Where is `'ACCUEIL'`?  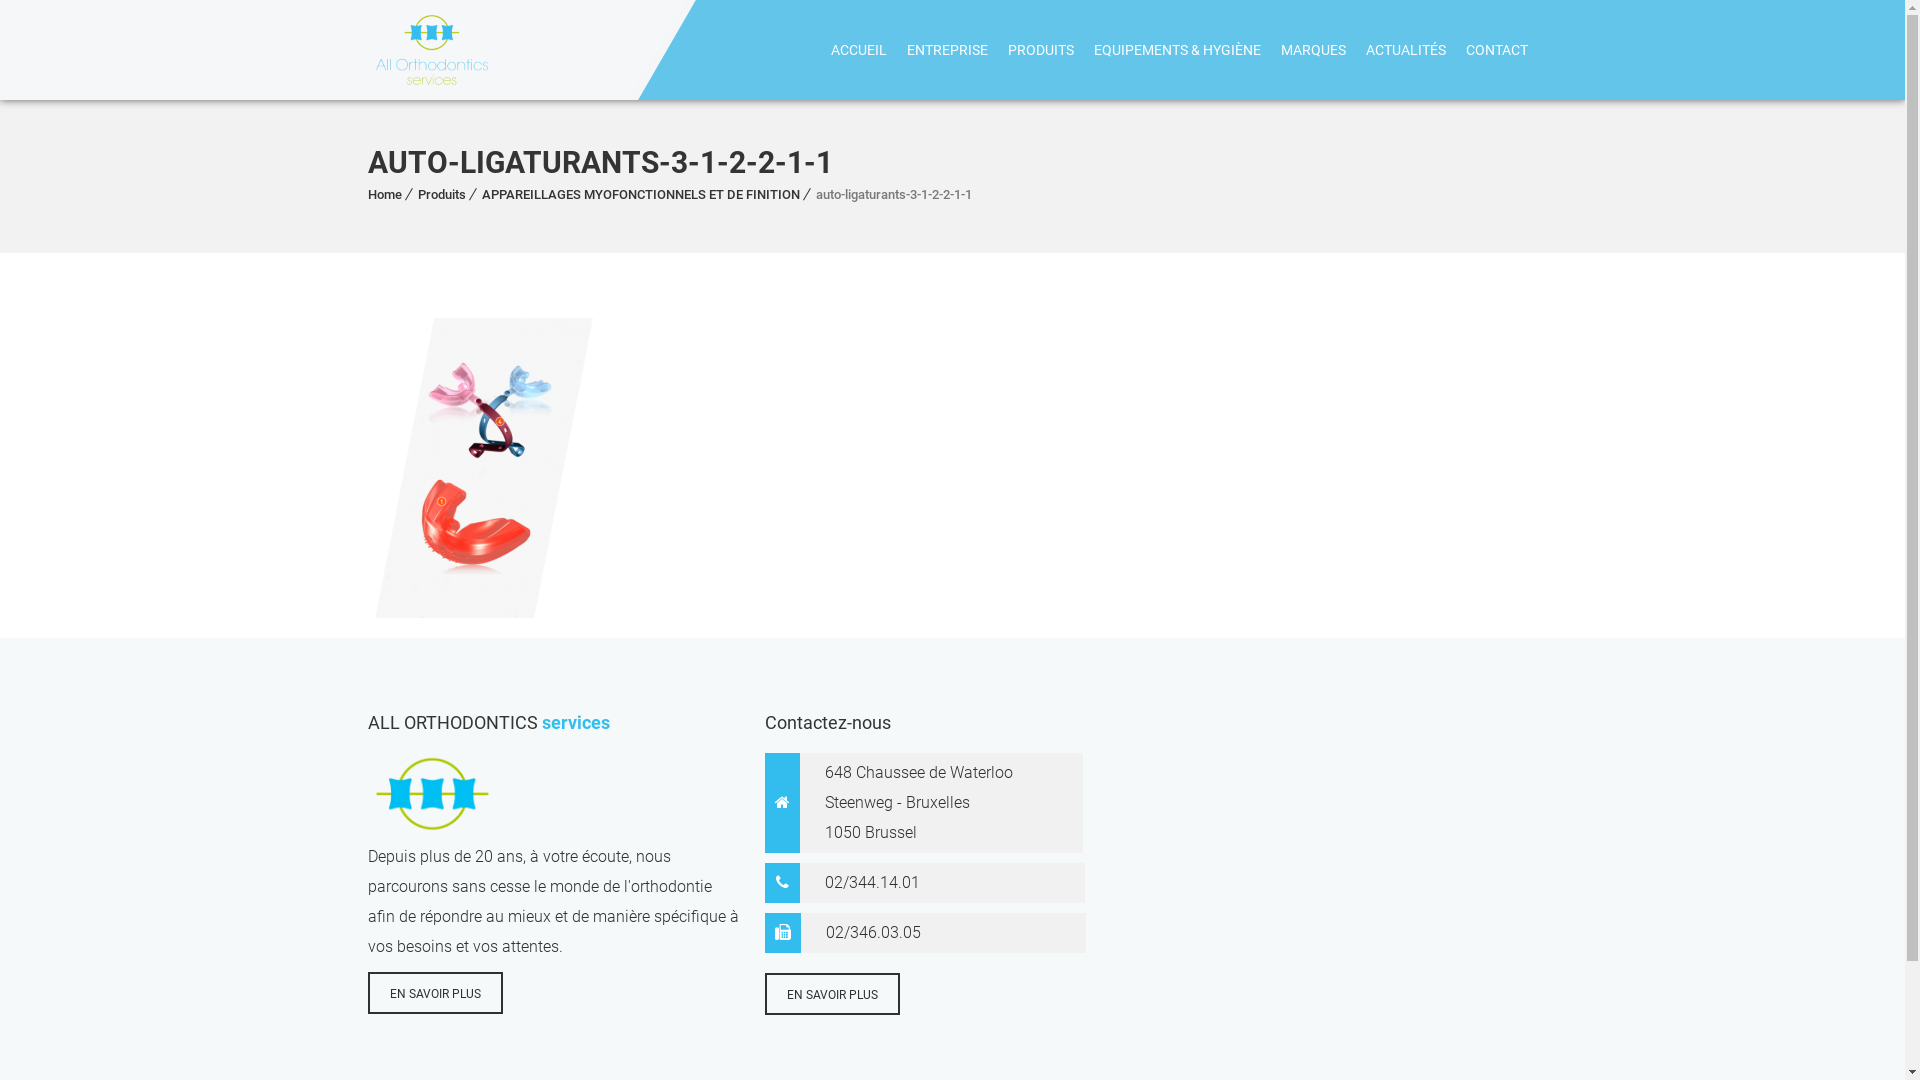
'ACCUEIL' is located at coordinates (858, 49).